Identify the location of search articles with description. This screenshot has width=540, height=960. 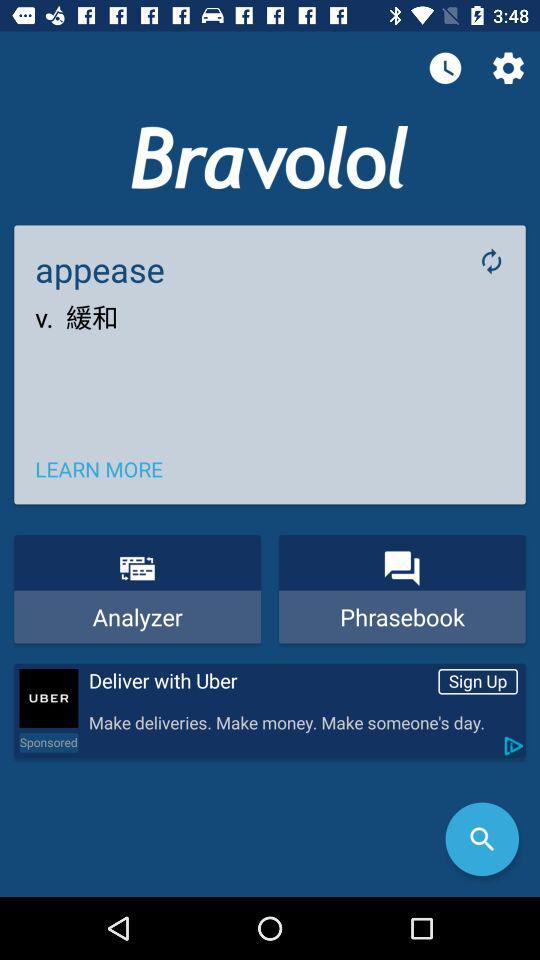
(481, 839).